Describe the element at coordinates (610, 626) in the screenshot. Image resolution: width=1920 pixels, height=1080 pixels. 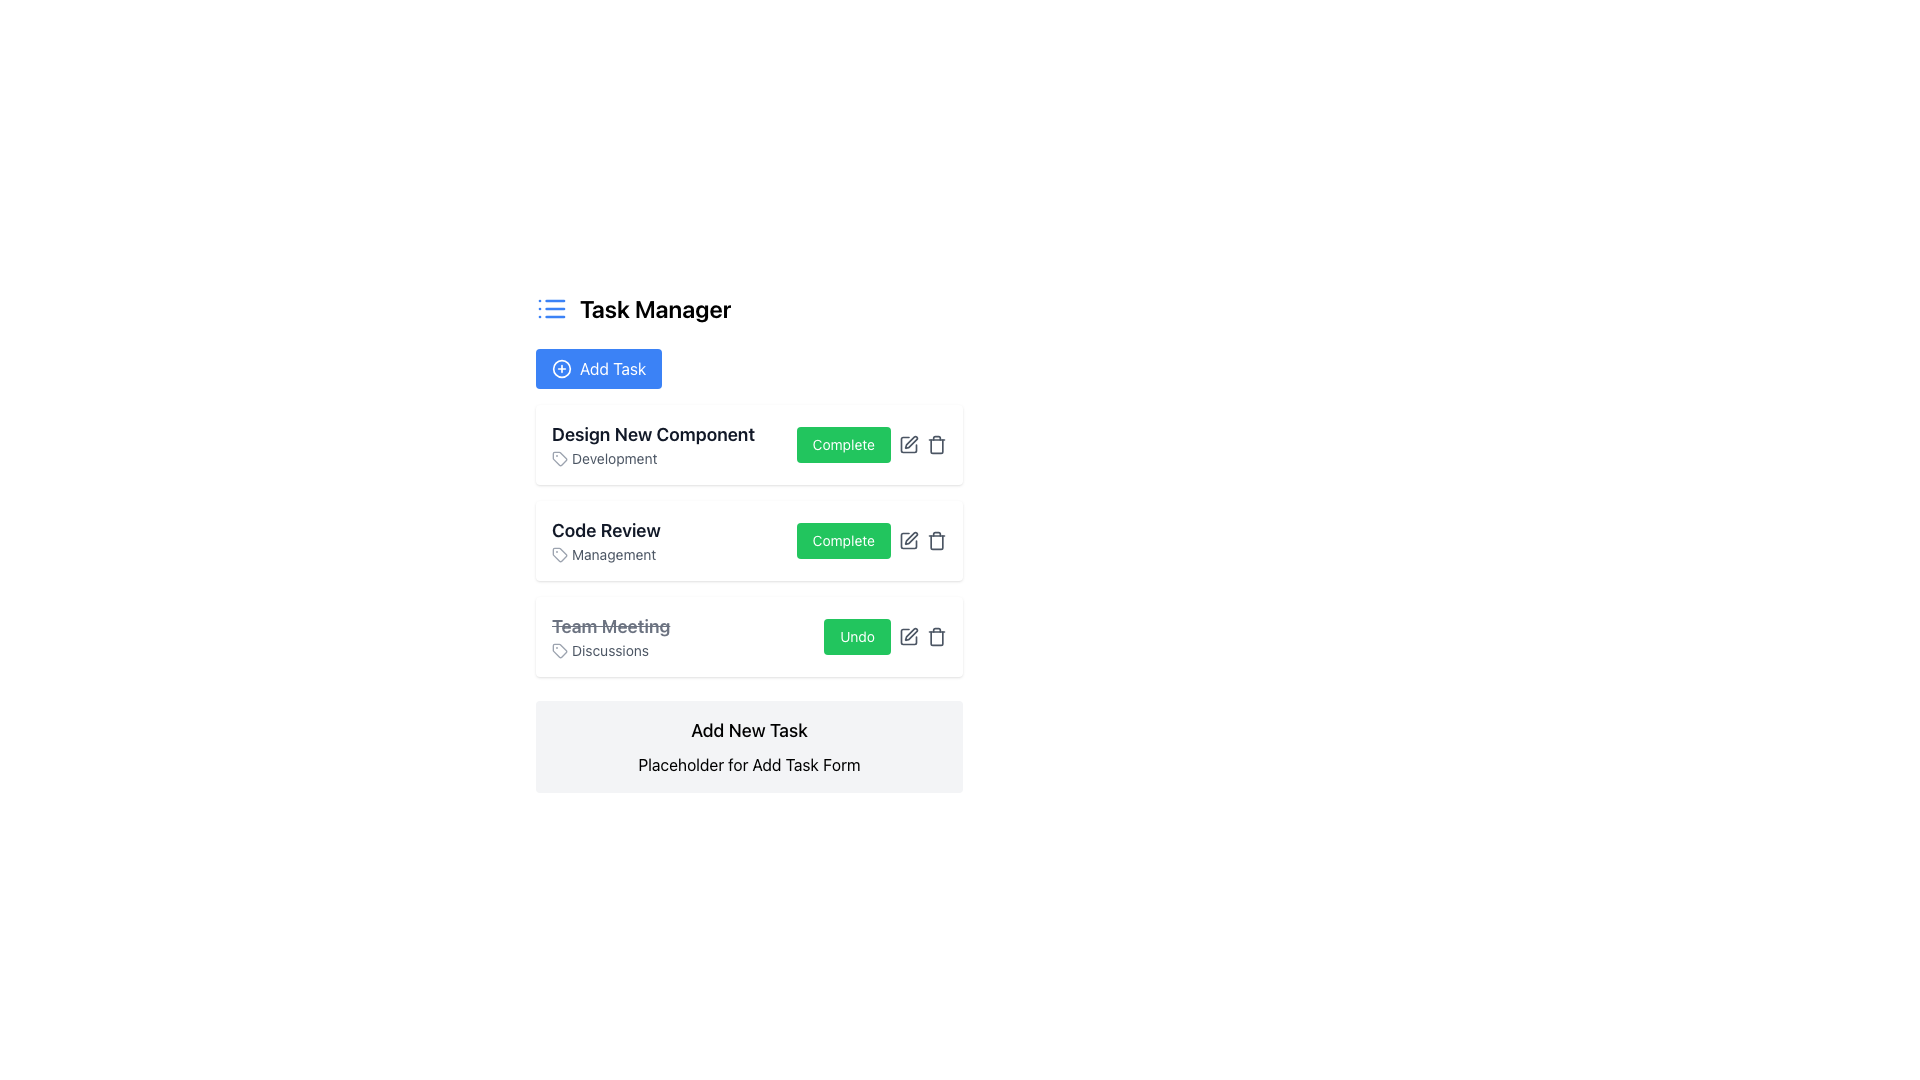
I see `the completed task label indicating 'Team MeetingDiscussions'` at that location.